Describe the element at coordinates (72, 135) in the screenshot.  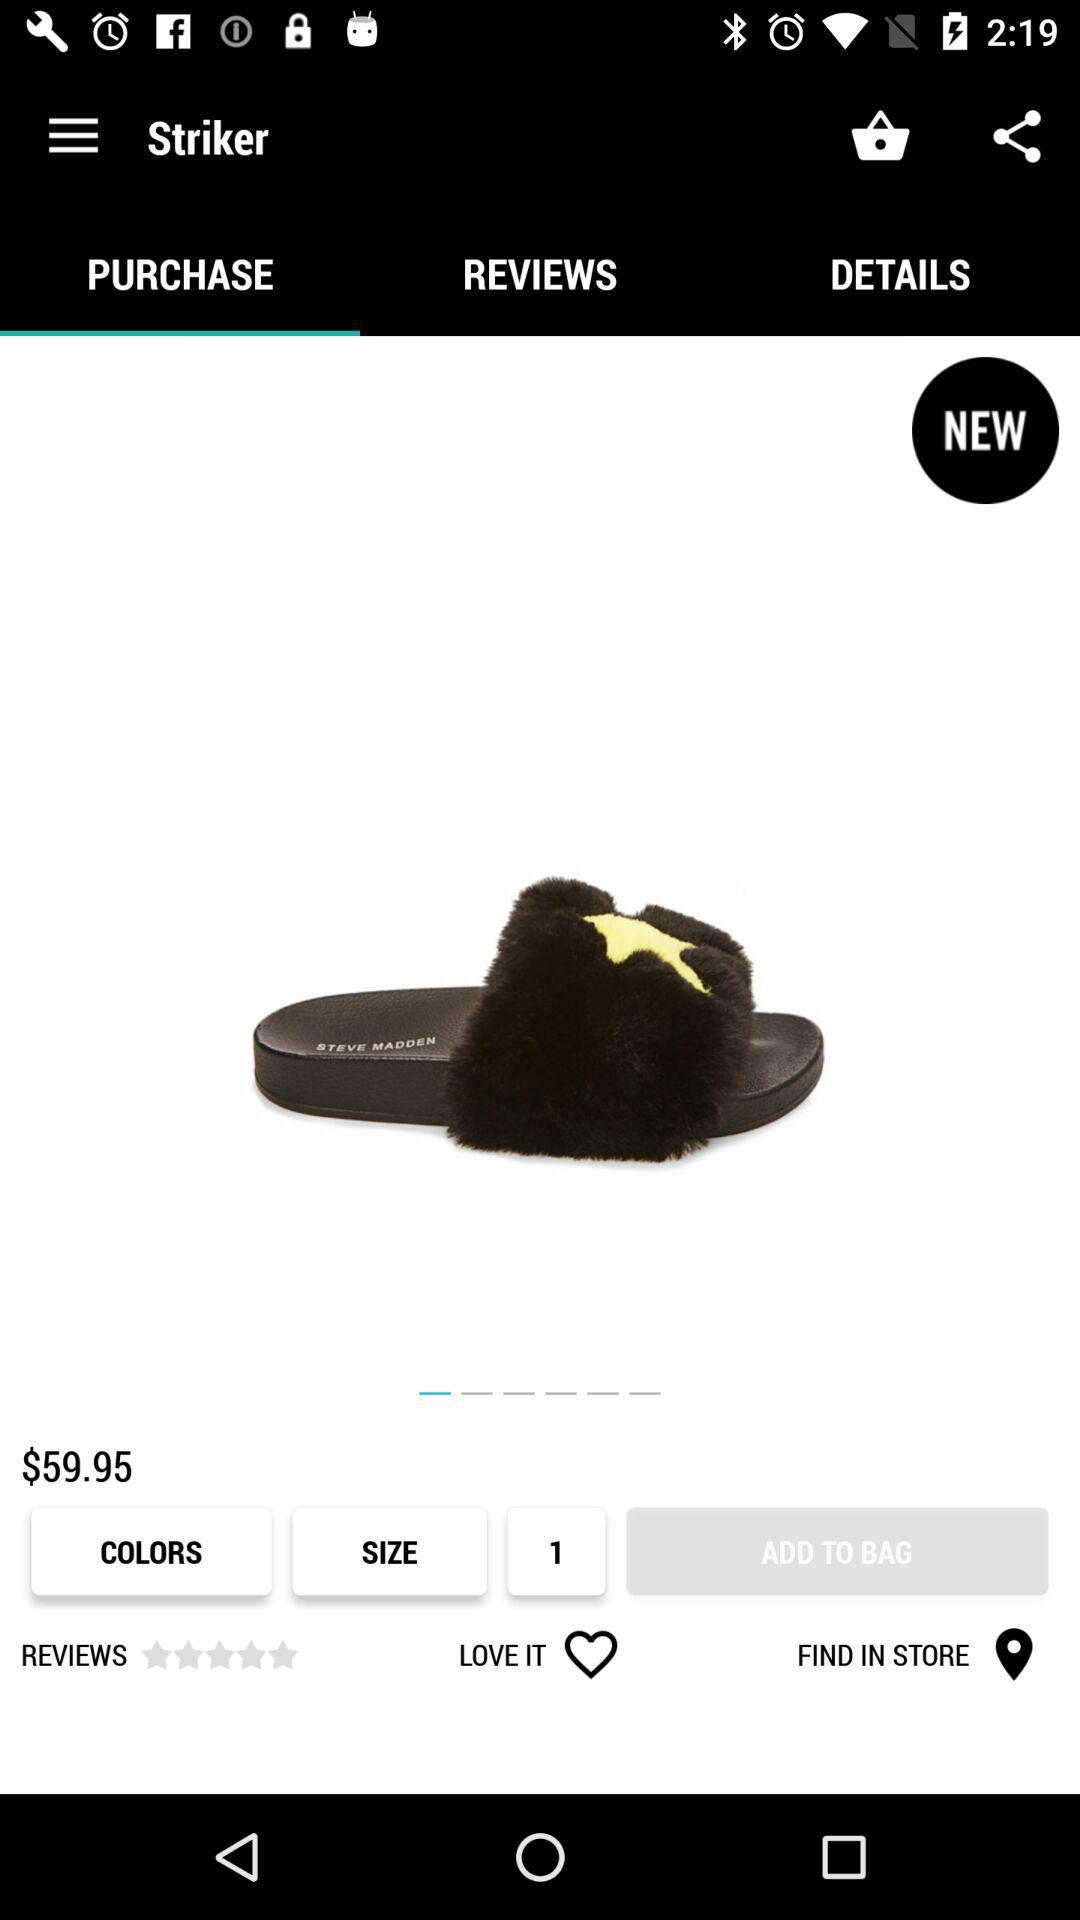
I see `item next to the striker` at that location.